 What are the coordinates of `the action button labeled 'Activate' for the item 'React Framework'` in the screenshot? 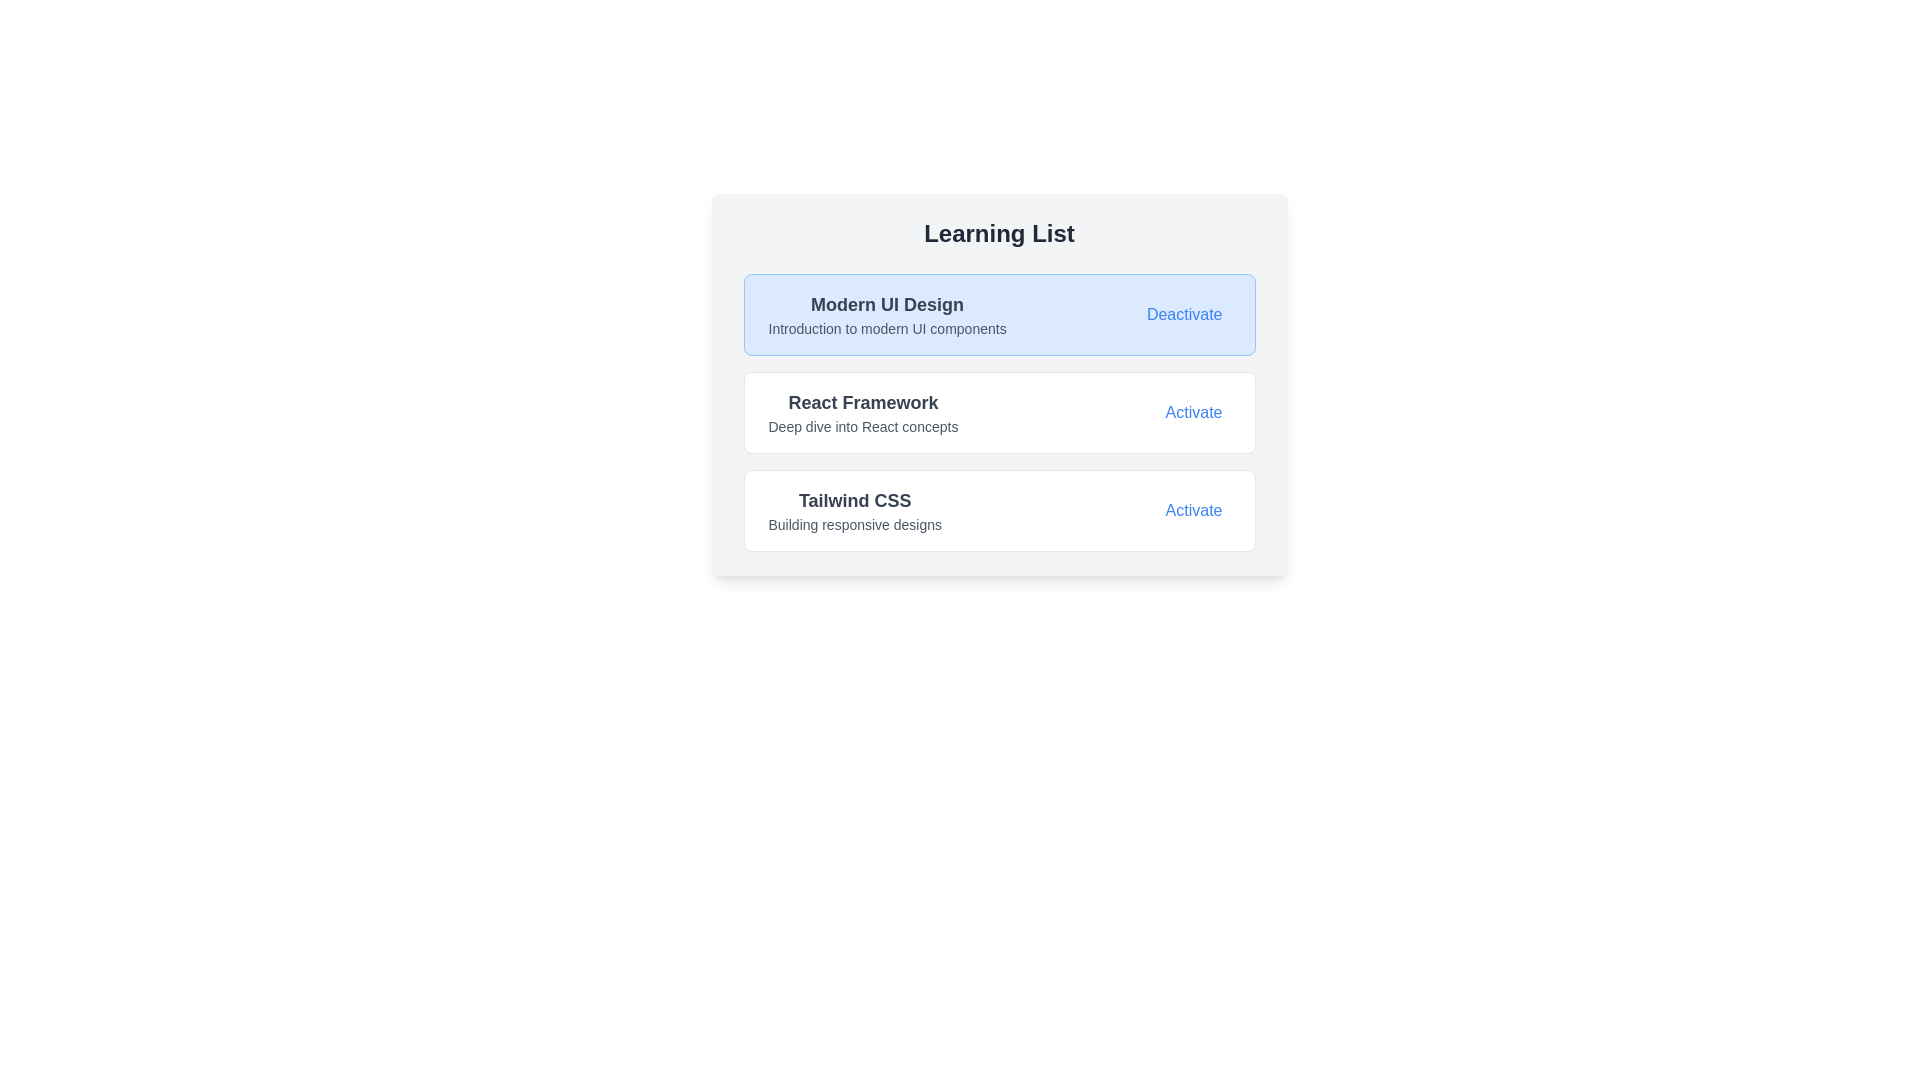 It's located at (1194, 411).